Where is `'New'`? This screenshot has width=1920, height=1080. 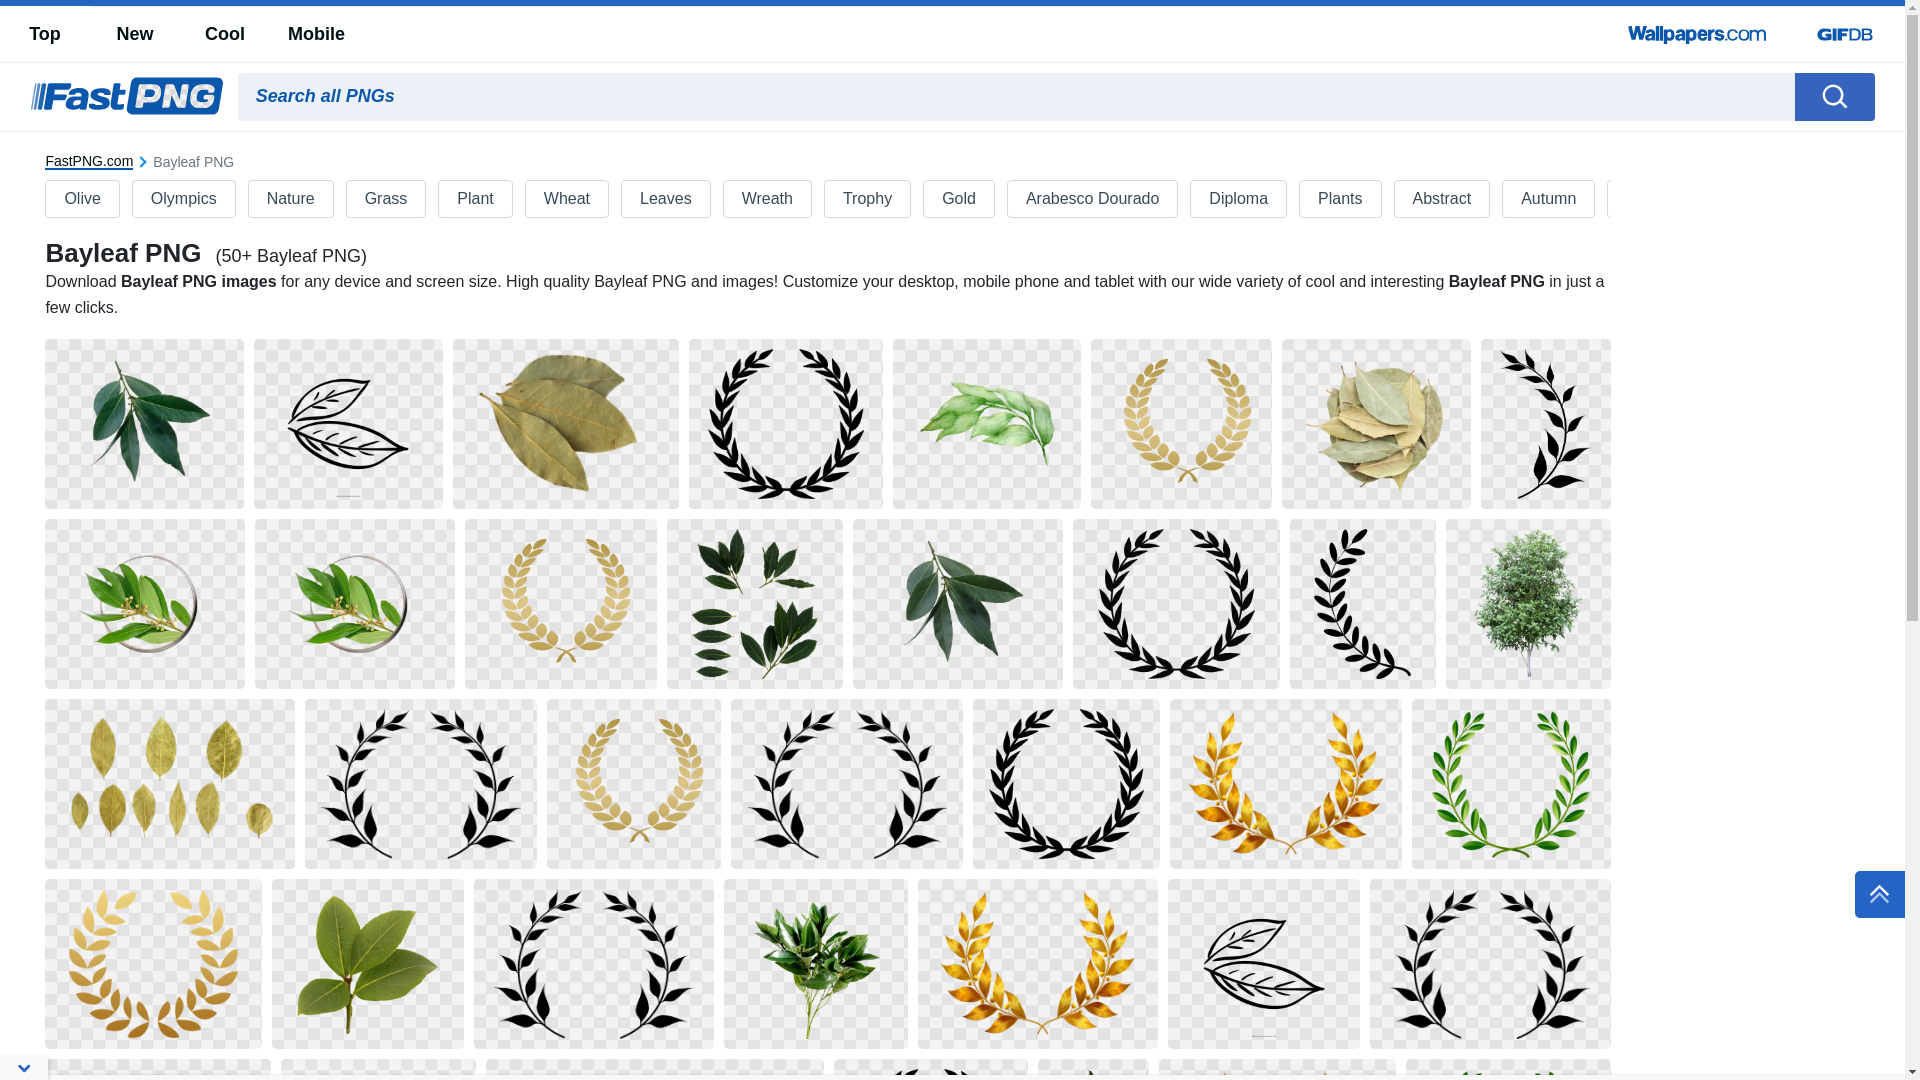 'New' is located at coordinates (133, 34).